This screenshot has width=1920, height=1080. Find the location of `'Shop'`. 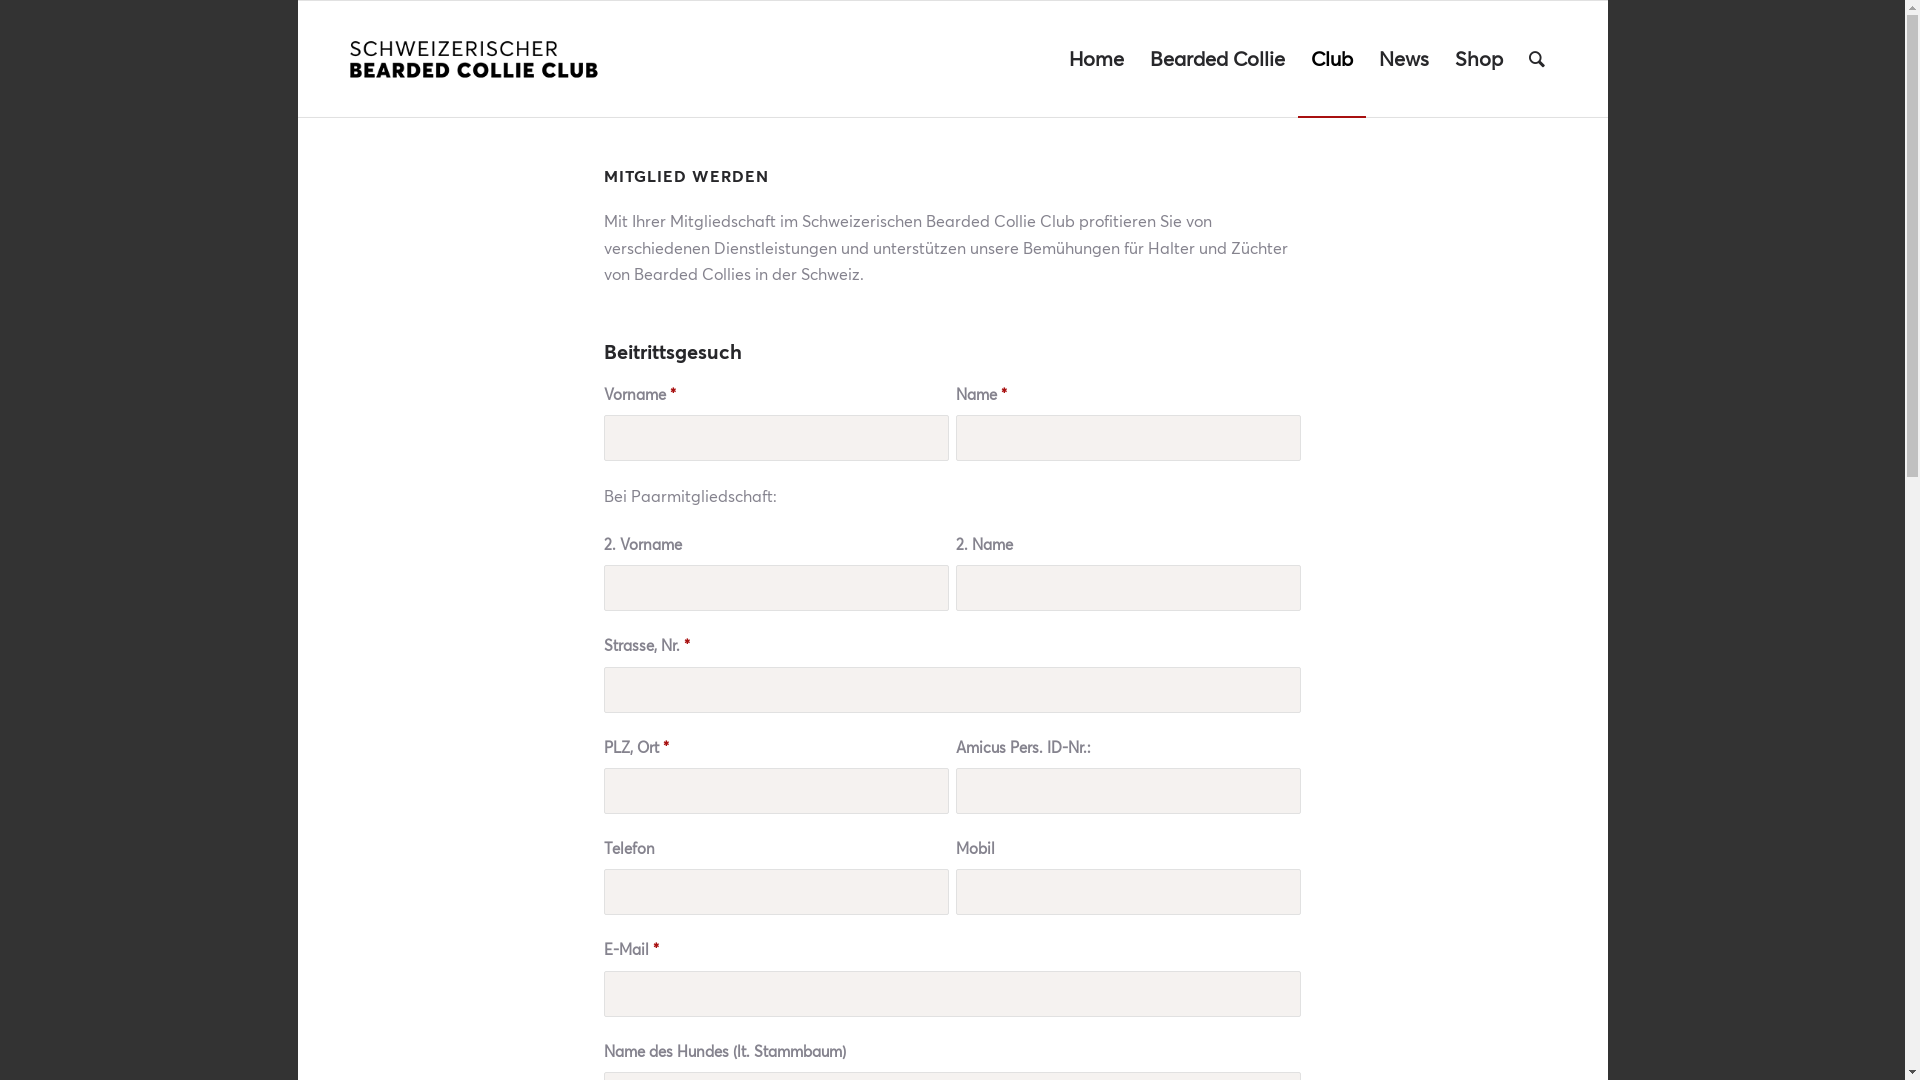

'Shop' is located at coordinates (1478, 57).